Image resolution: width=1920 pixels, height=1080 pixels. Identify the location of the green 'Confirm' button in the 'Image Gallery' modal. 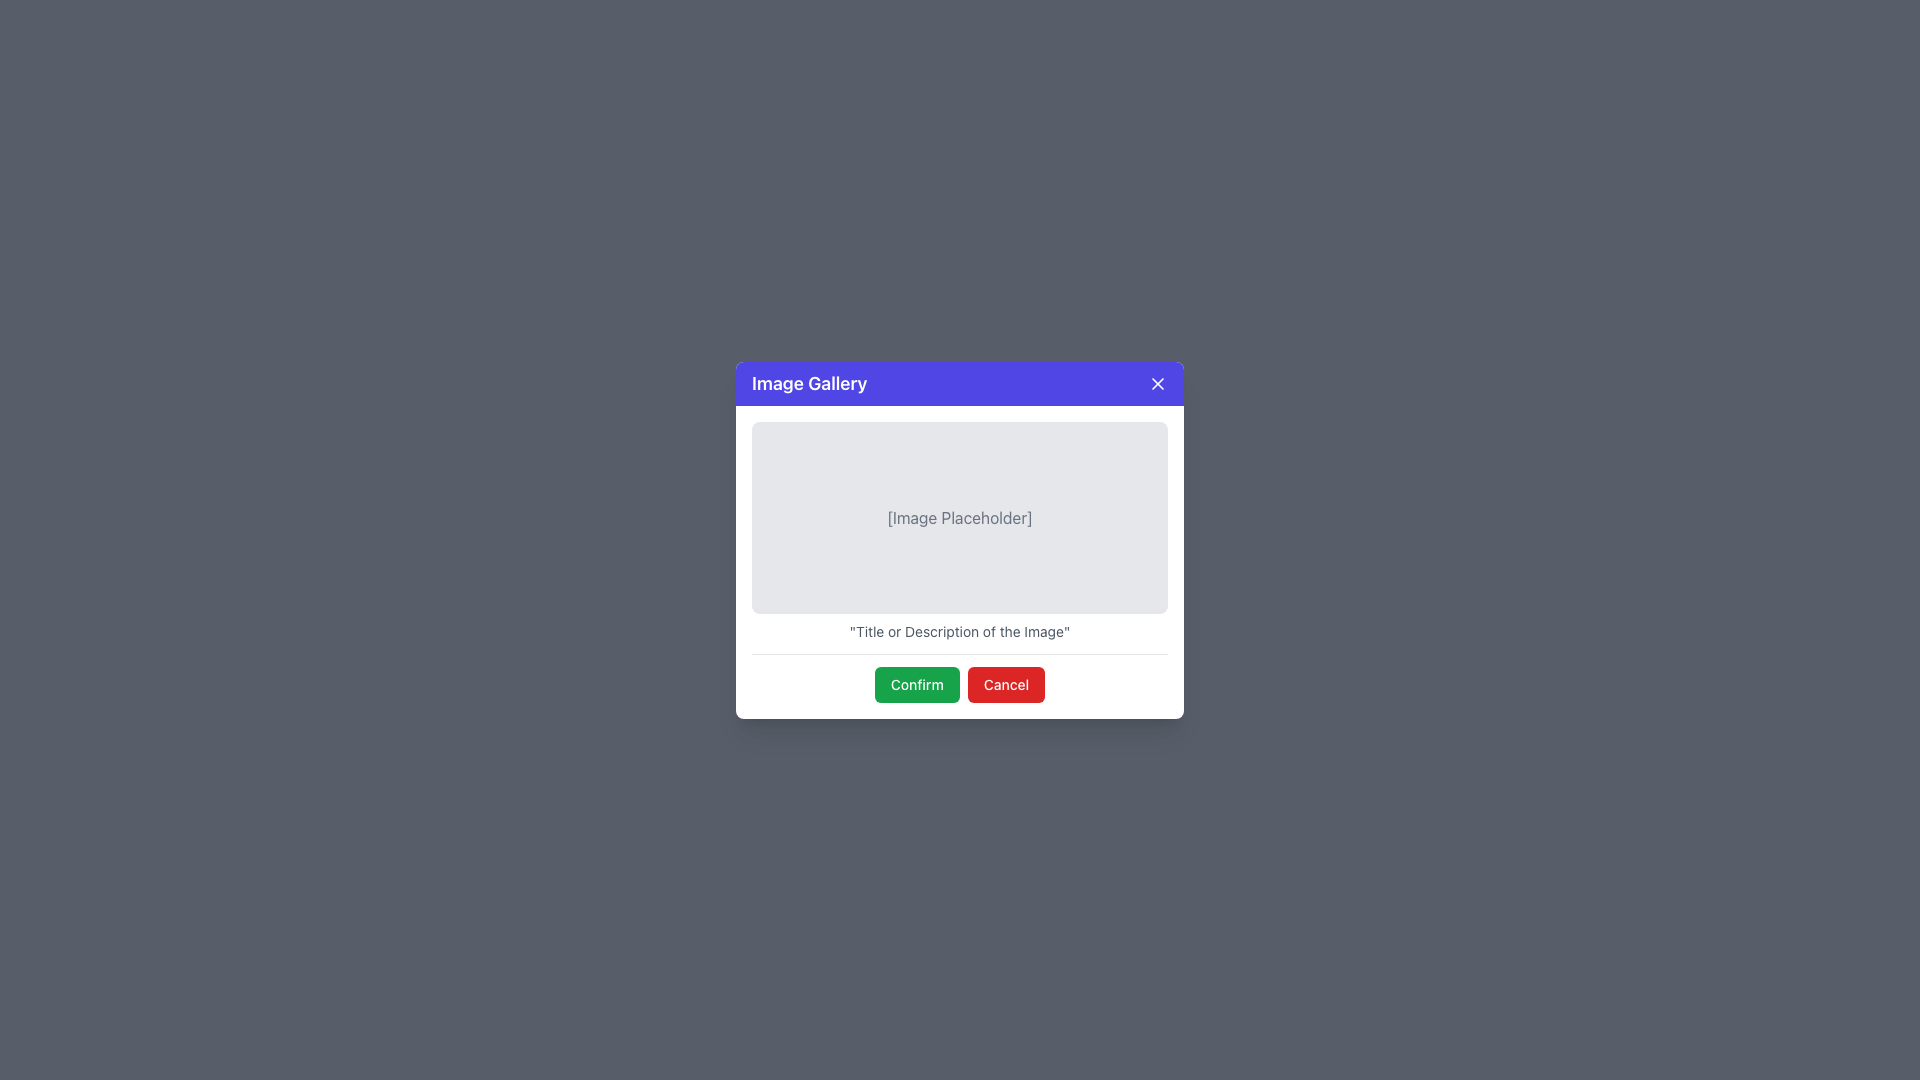
(916, 683).